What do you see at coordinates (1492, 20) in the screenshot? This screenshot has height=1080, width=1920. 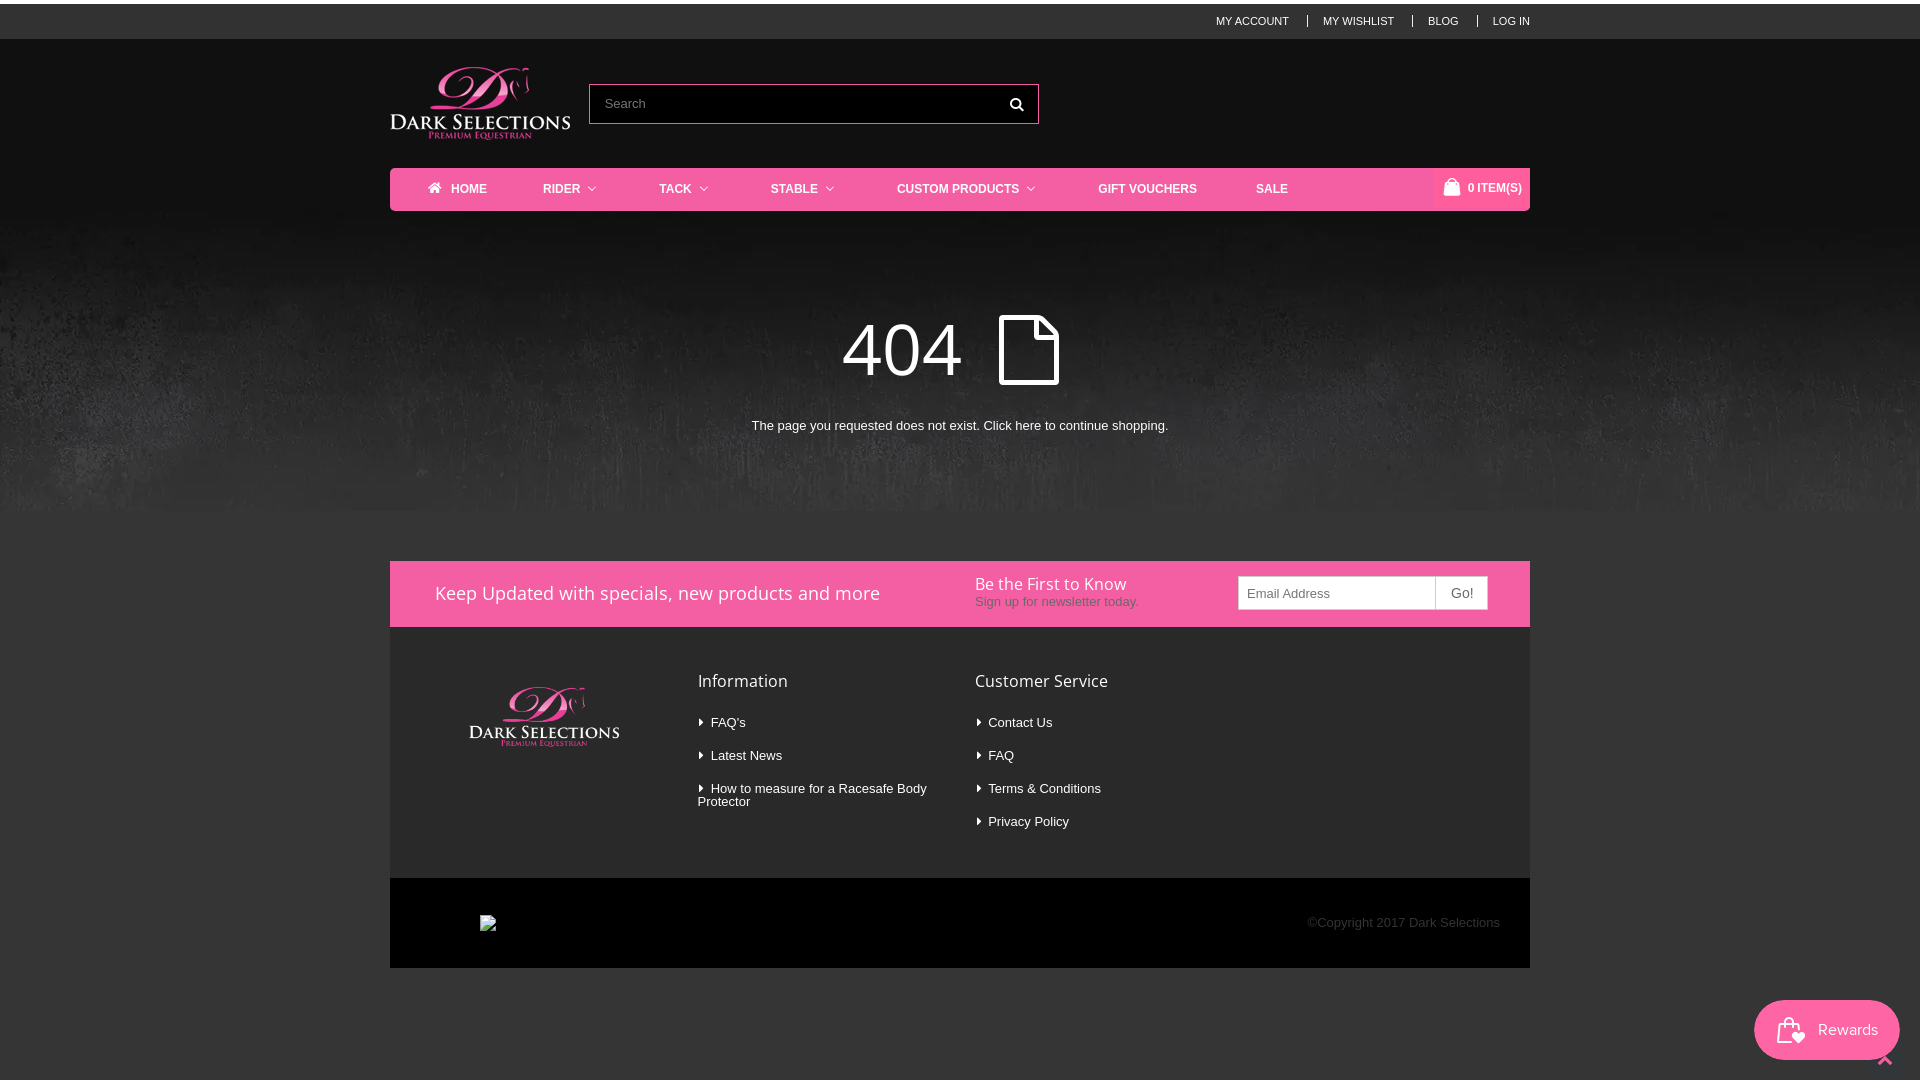 I see `'LOG IN'` at bounding box center [1492, 20].